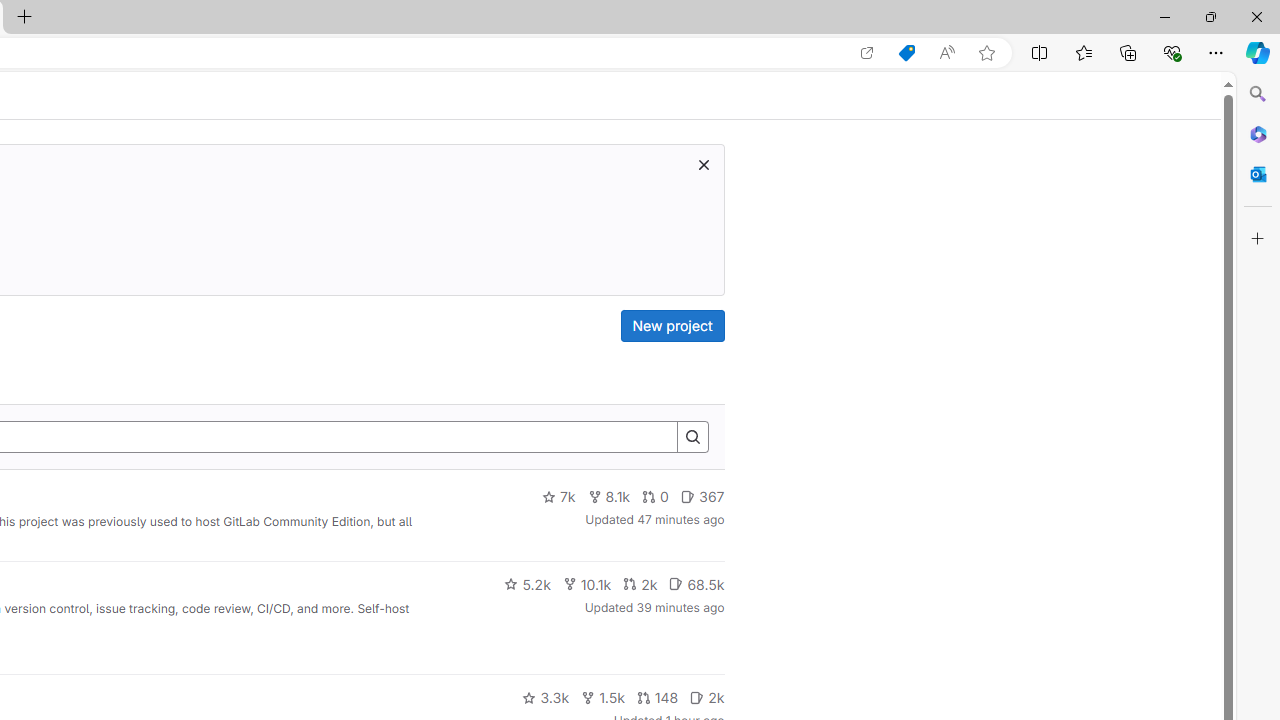 This screenshot has width=1280, height=720. What do you see at coordinates (656, 496) in the screenshot?
I see `'0'` at bounding box center [656, 496].